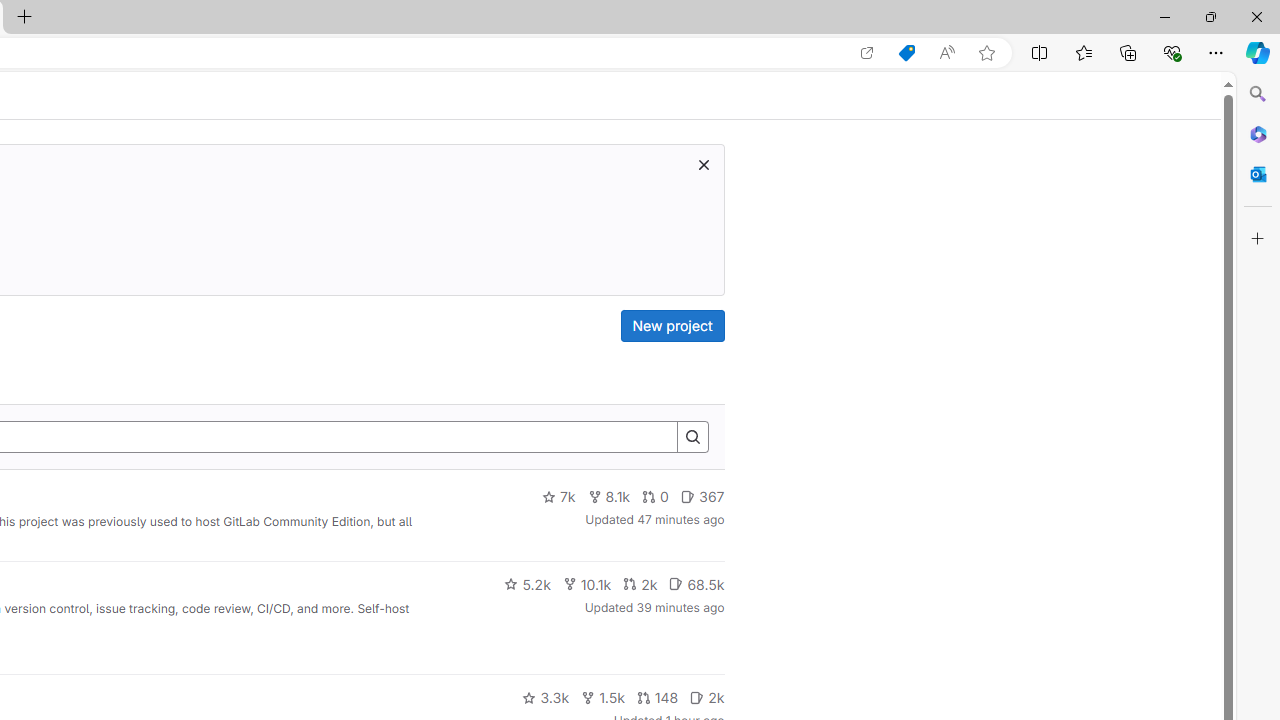 This screenshot has width=1280, height=720. What do you see at coordinates (656, 496) in the screenshot?
I see `'0'` at bounding box center [656, 496].